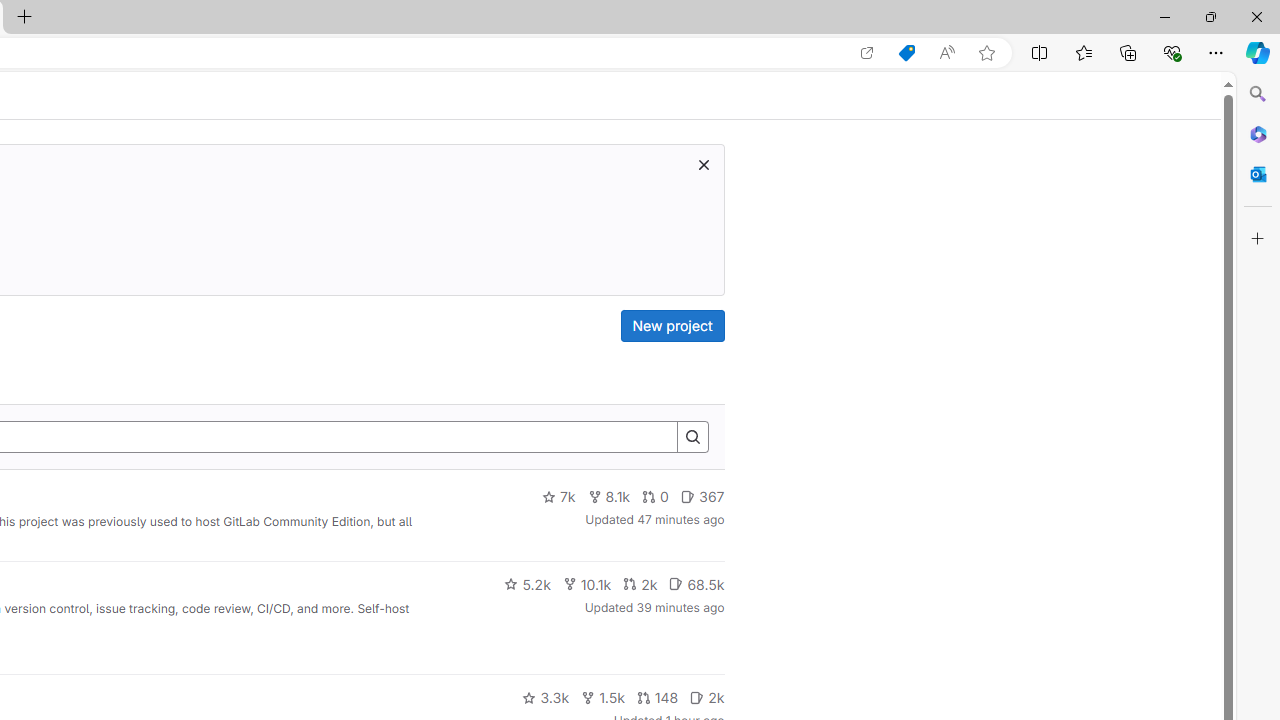 This screenshot has width=1280, height=720. What do you see at coordinates (656, 496) in the screenshot?
I see `'0'` at bounding box center [656, 496].